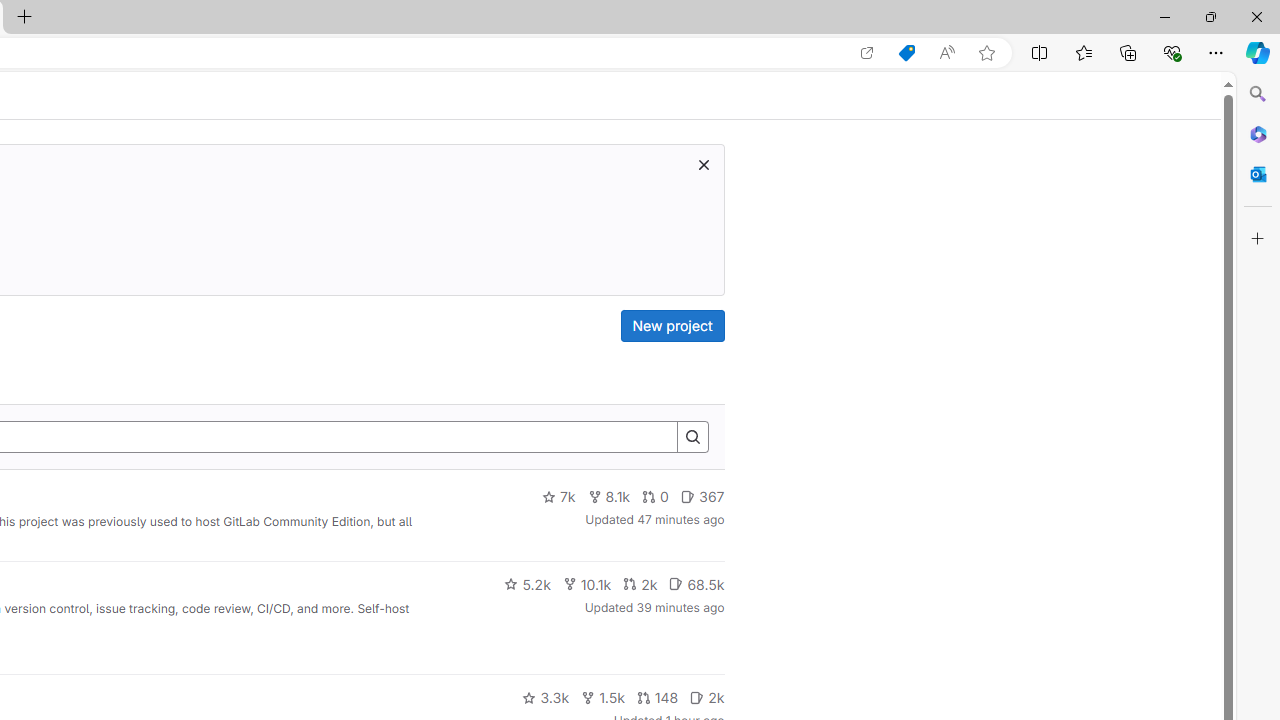 This screenshot has width=1280, height=720. What do you see at coordinates (656, 496) in the screenshot?
I see `'0'` at bounding box center [656, 496].